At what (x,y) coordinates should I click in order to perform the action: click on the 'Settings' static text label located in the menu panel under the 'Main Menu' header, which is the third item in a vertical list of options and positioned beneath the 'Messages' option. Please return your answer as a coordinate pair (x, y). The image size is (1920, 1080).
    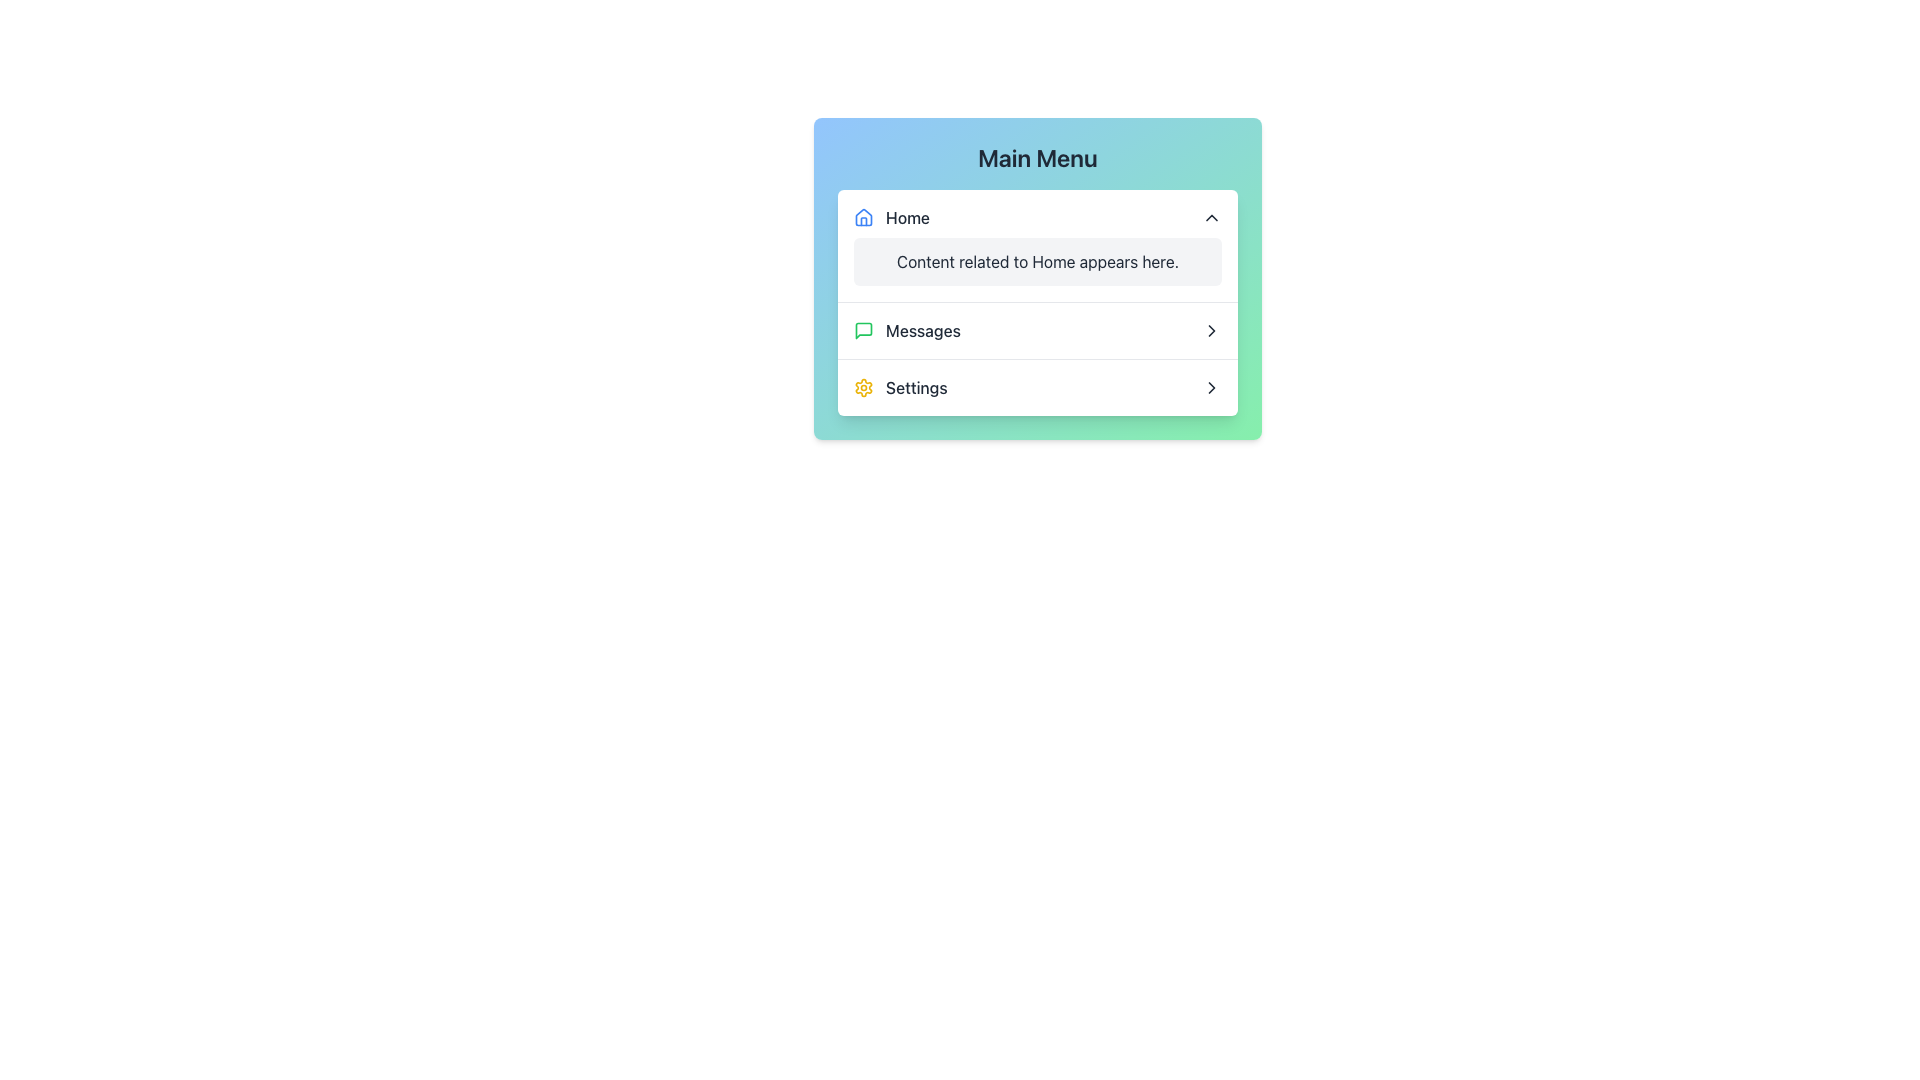
    Looking at the image, I should click on (915, 388).